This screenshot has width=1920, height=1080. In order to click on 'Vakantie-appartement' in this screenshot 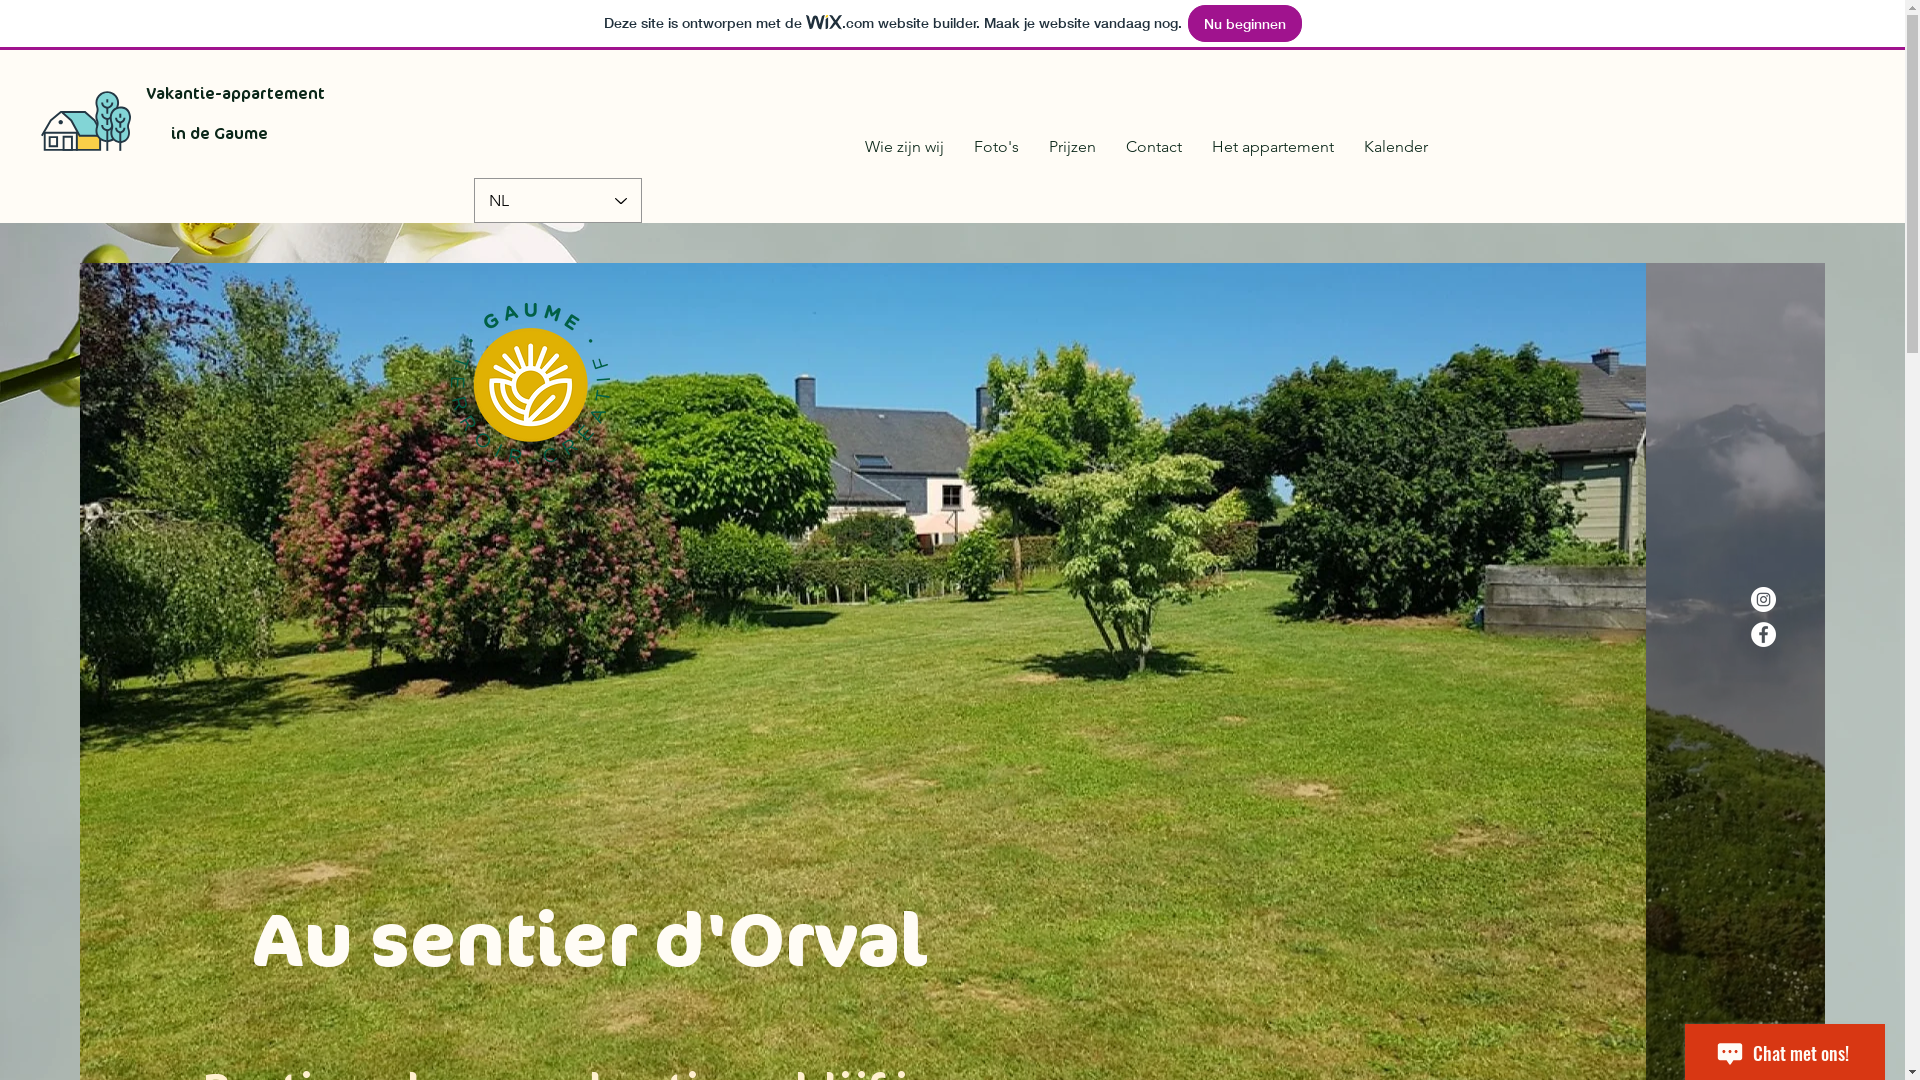, I will do `click(235, 93)`.